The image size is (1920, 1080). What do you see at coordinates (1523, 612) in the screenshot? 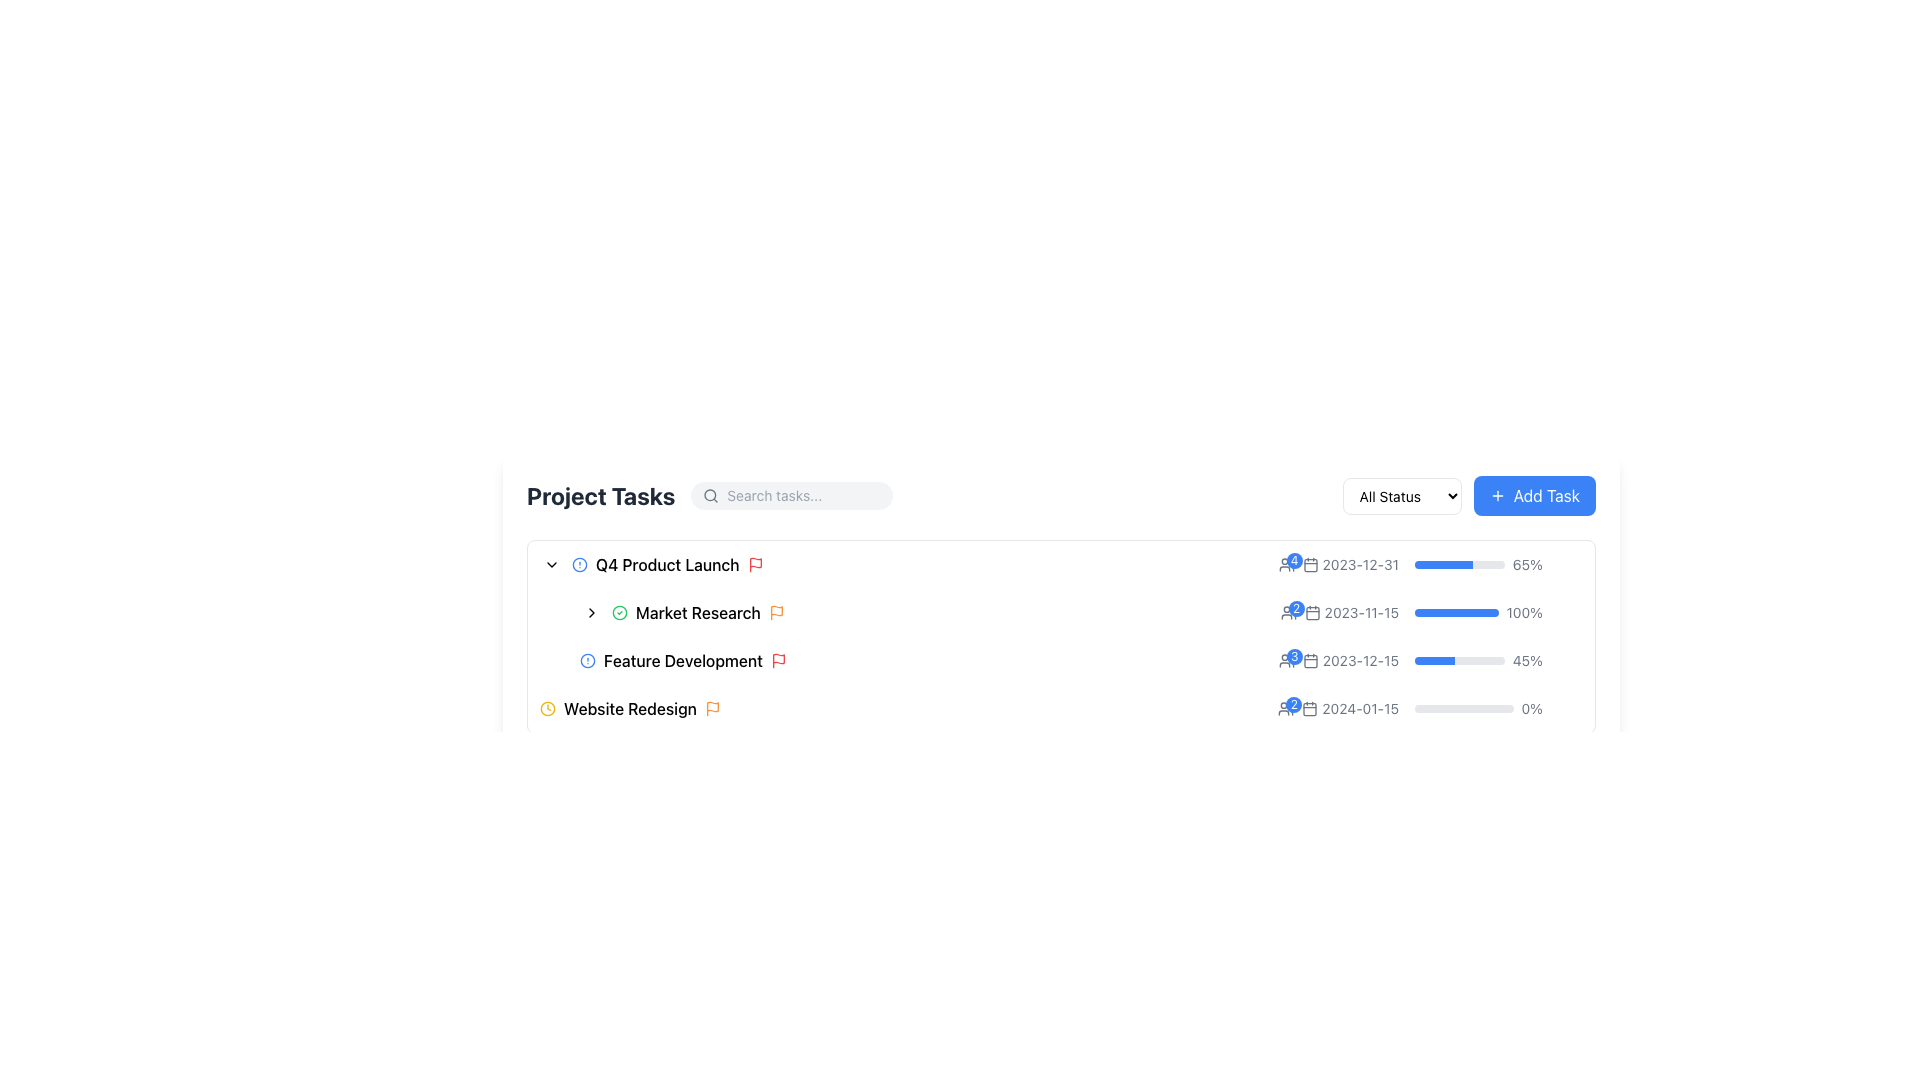
I see `the static text label representing the progress percentage of the task dated '2023-11-15', which is located to the right of the progress bar` at bounding box center [1523, 612].